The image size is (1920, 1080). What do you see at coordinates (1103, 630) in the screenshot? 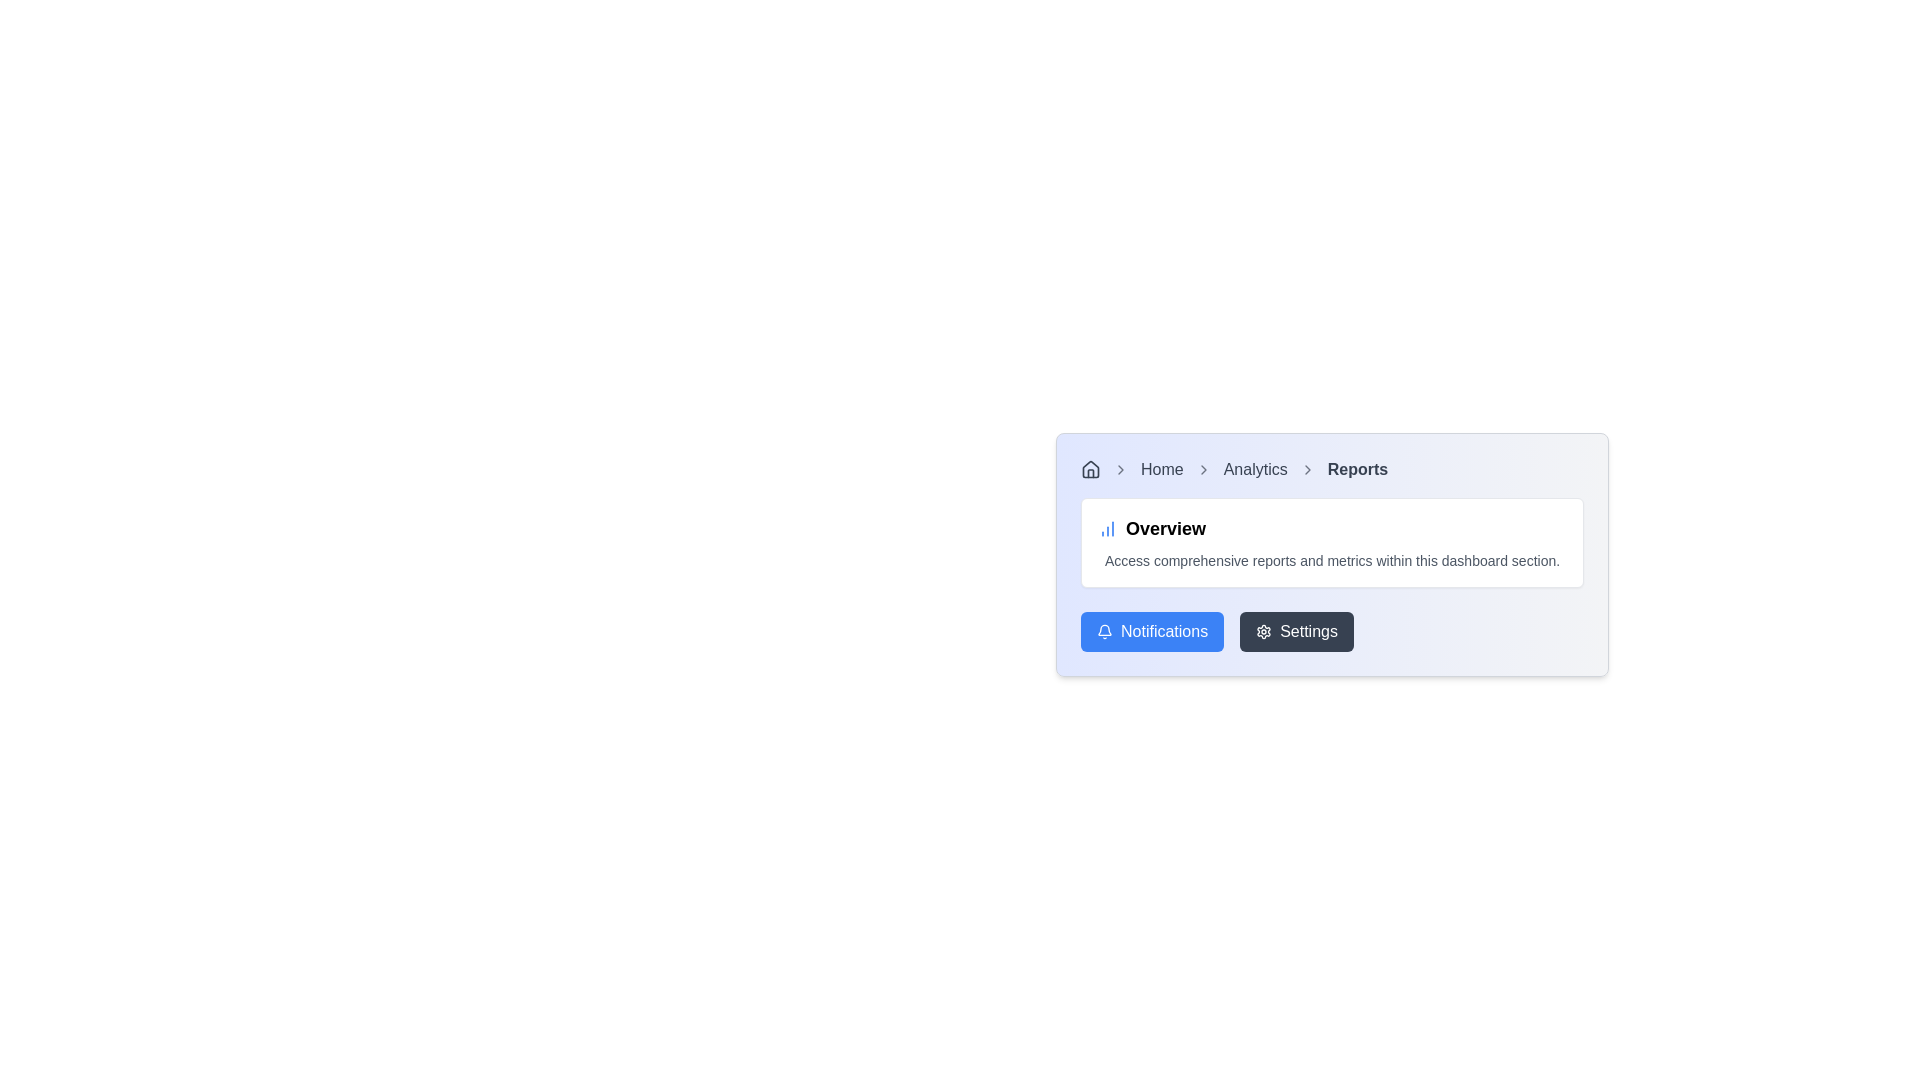
I see `the main body of the bell icon located to the left of the notification text button near the bottom of the visible panel` at bounding box center [1103, 630].